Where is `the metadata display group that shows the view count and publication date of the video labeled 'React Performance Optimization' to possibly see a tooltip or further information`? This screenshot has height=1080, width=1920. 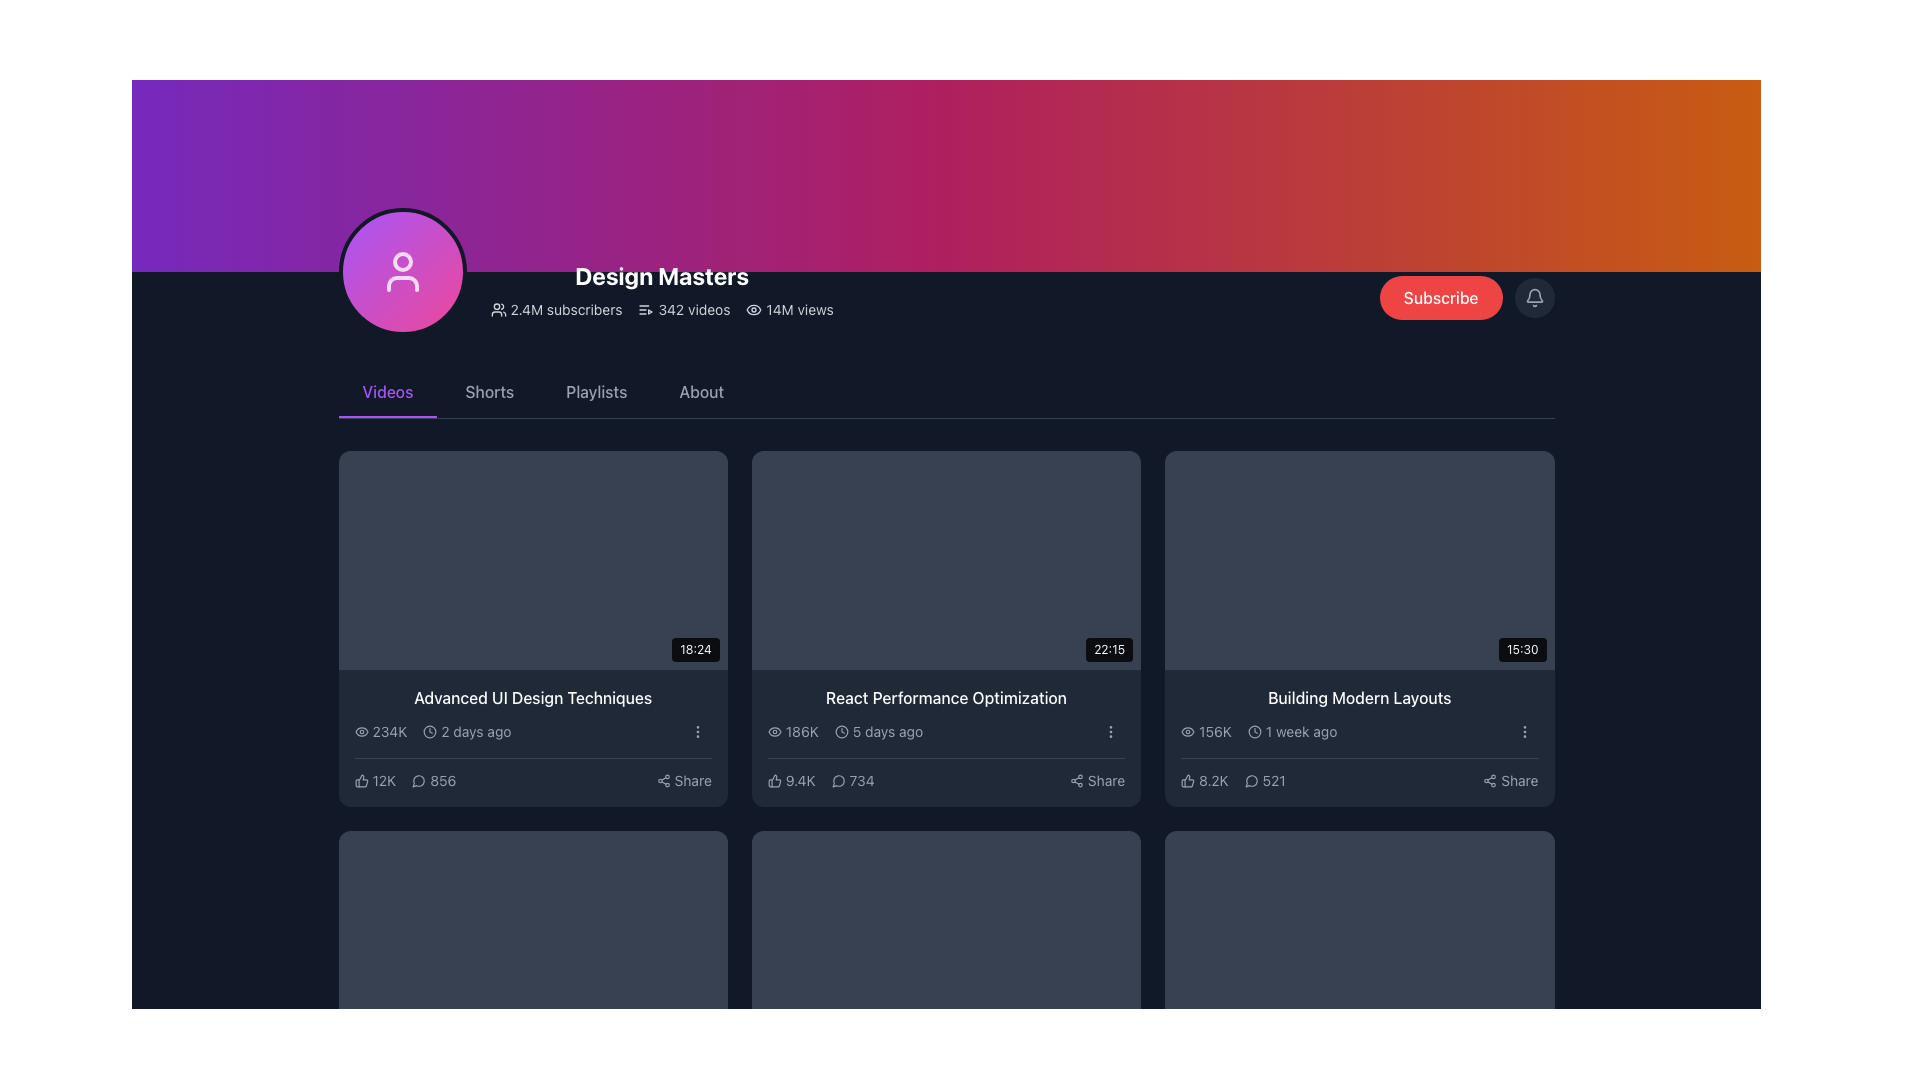
the metadata display group that shows the view count and publication date of the video labeled 'React Performance Optimization' to possibly see a tooltip or further information is located at coordinates (845, 732).